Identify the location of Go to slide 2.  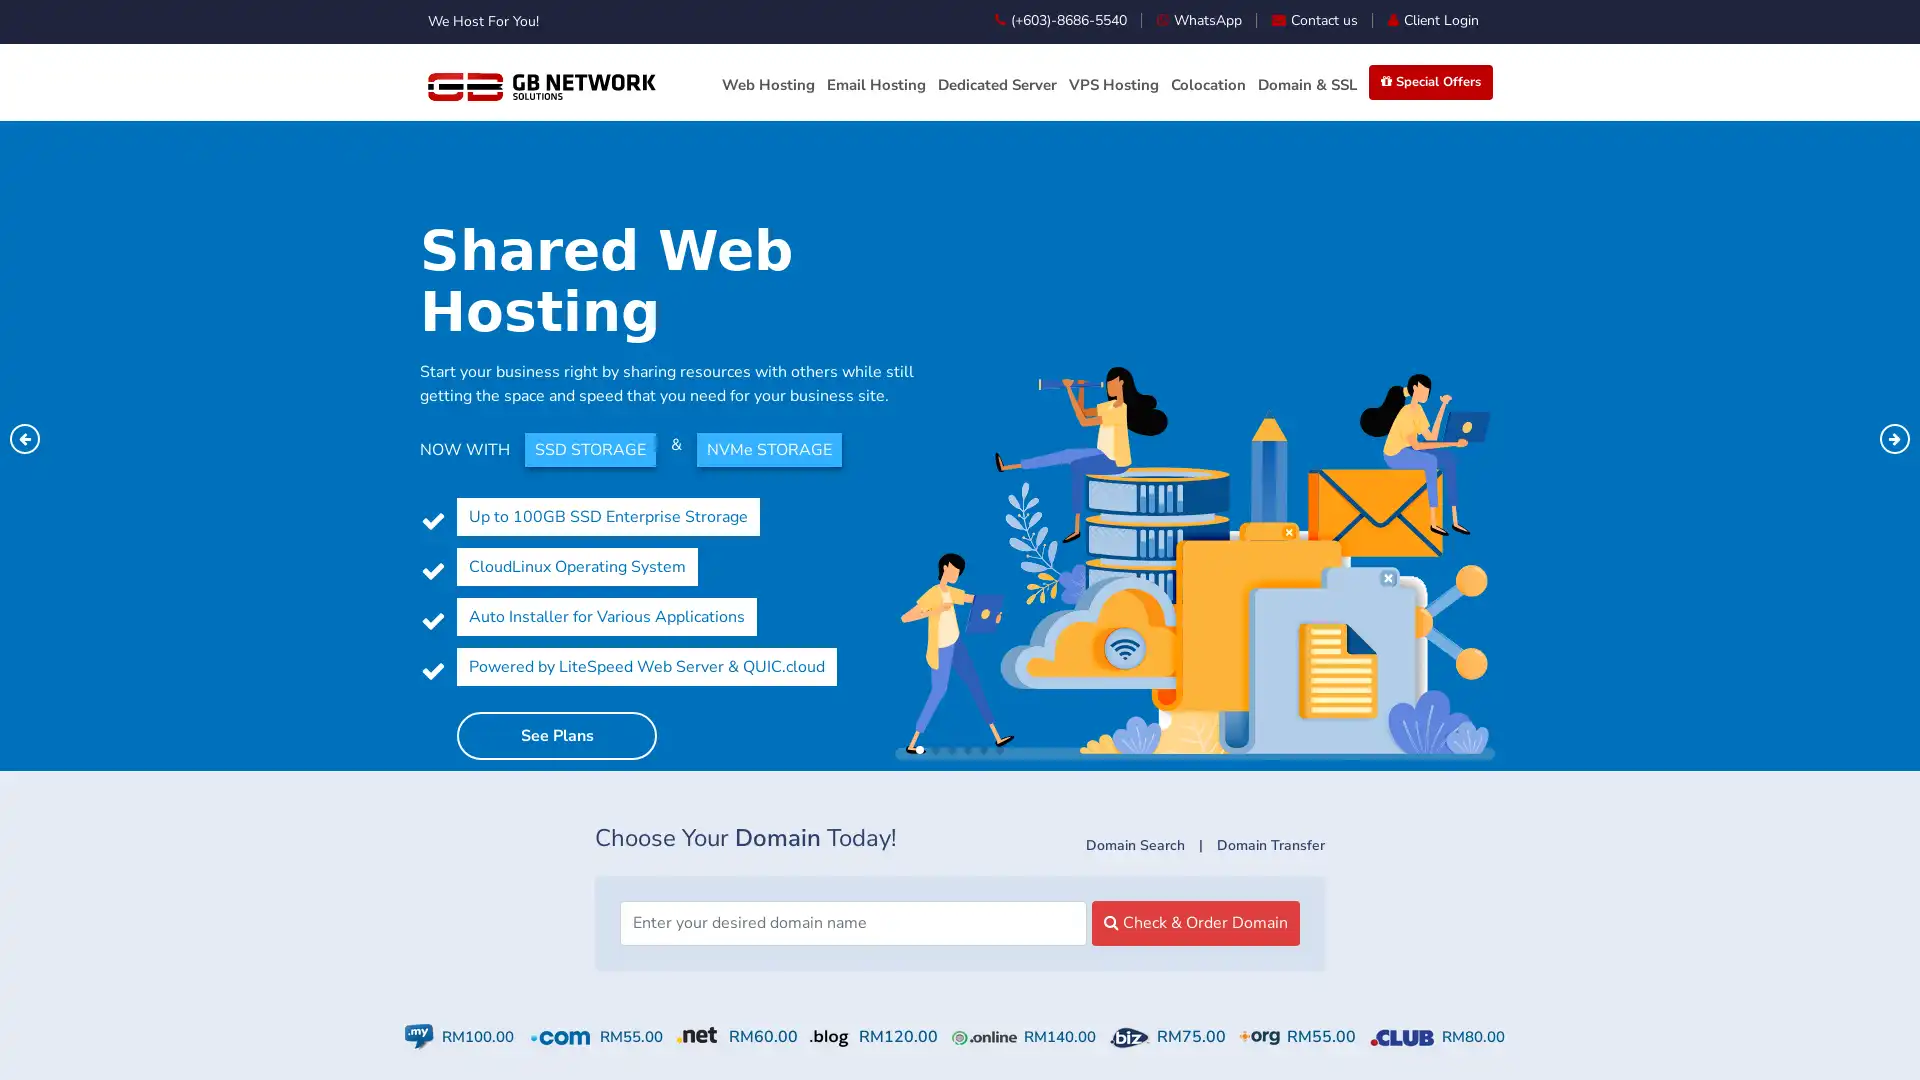
(935, 749).